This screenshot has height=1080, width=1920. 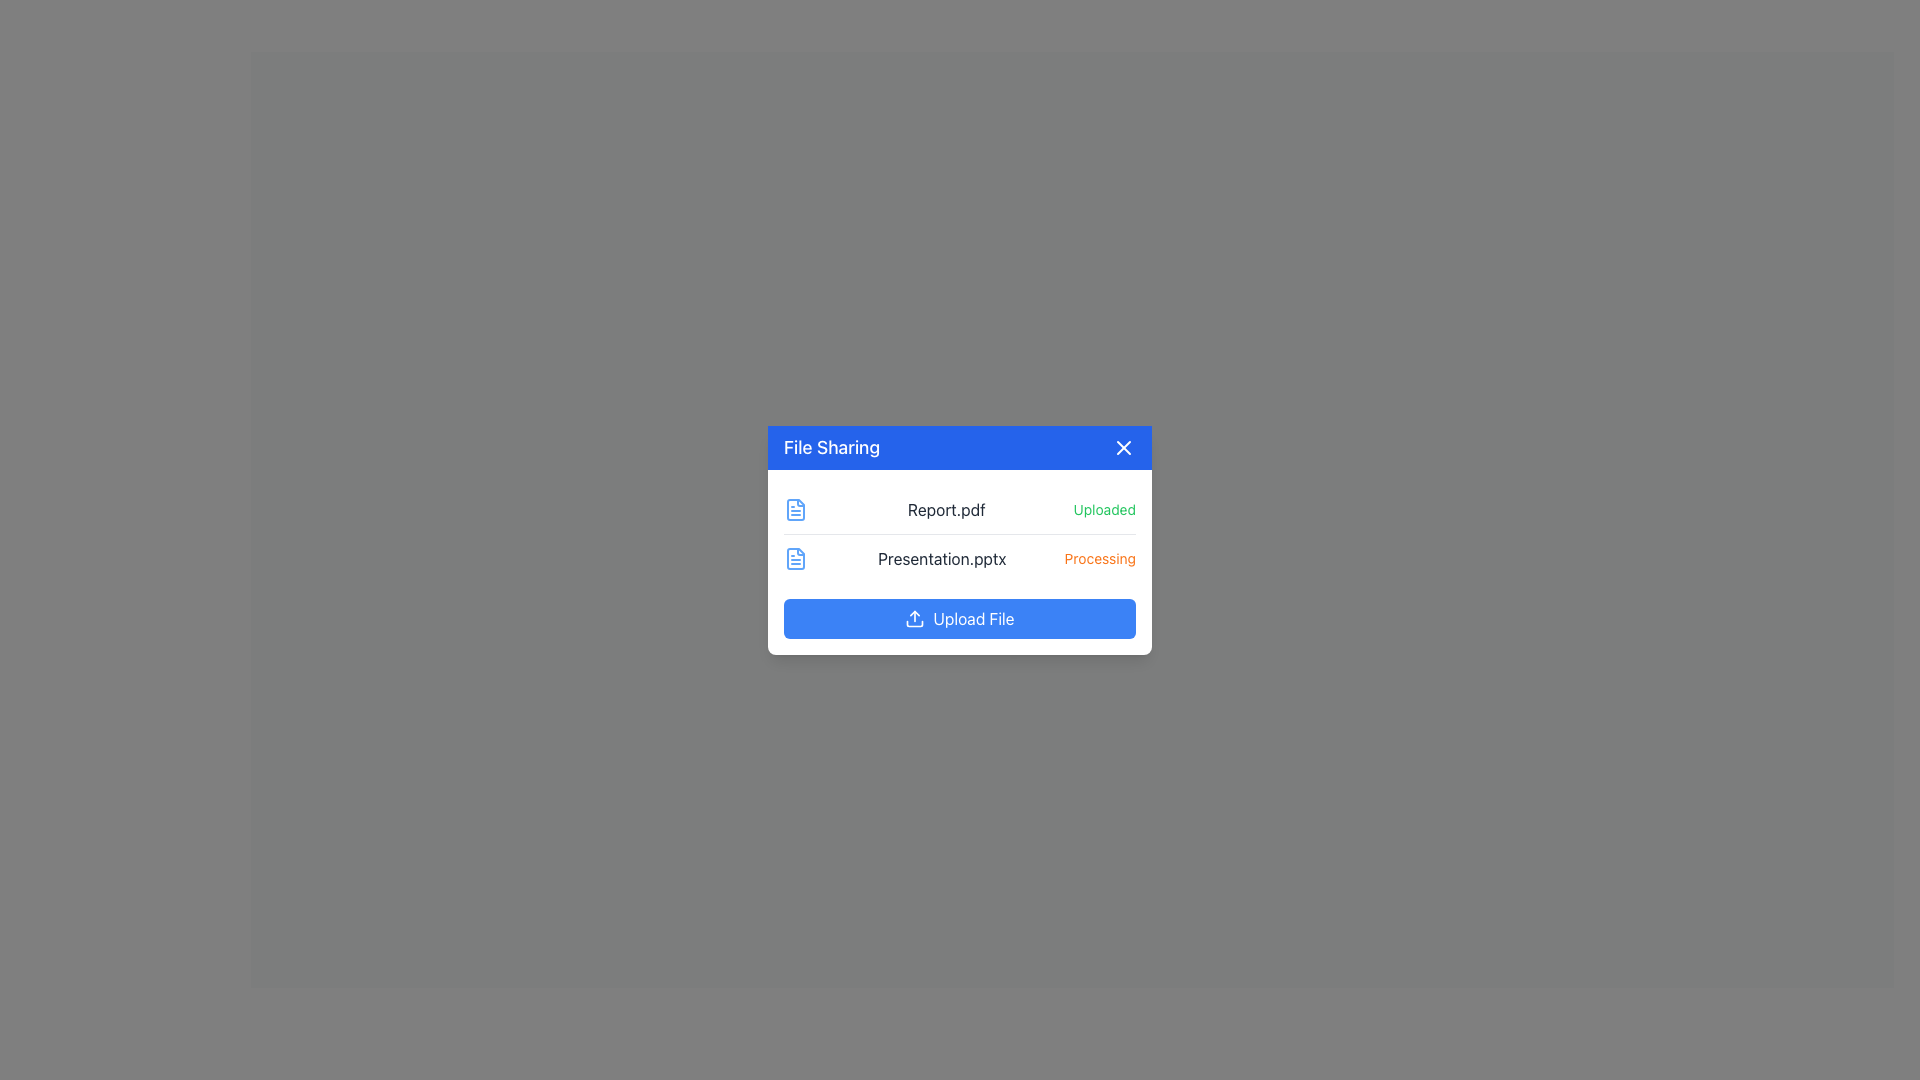 What do you see at coordinates (1123, 446) in the screenshot?
I see `the close button located in the top-right corner of the file-sharing popup` at bounding box center [1123, 446].